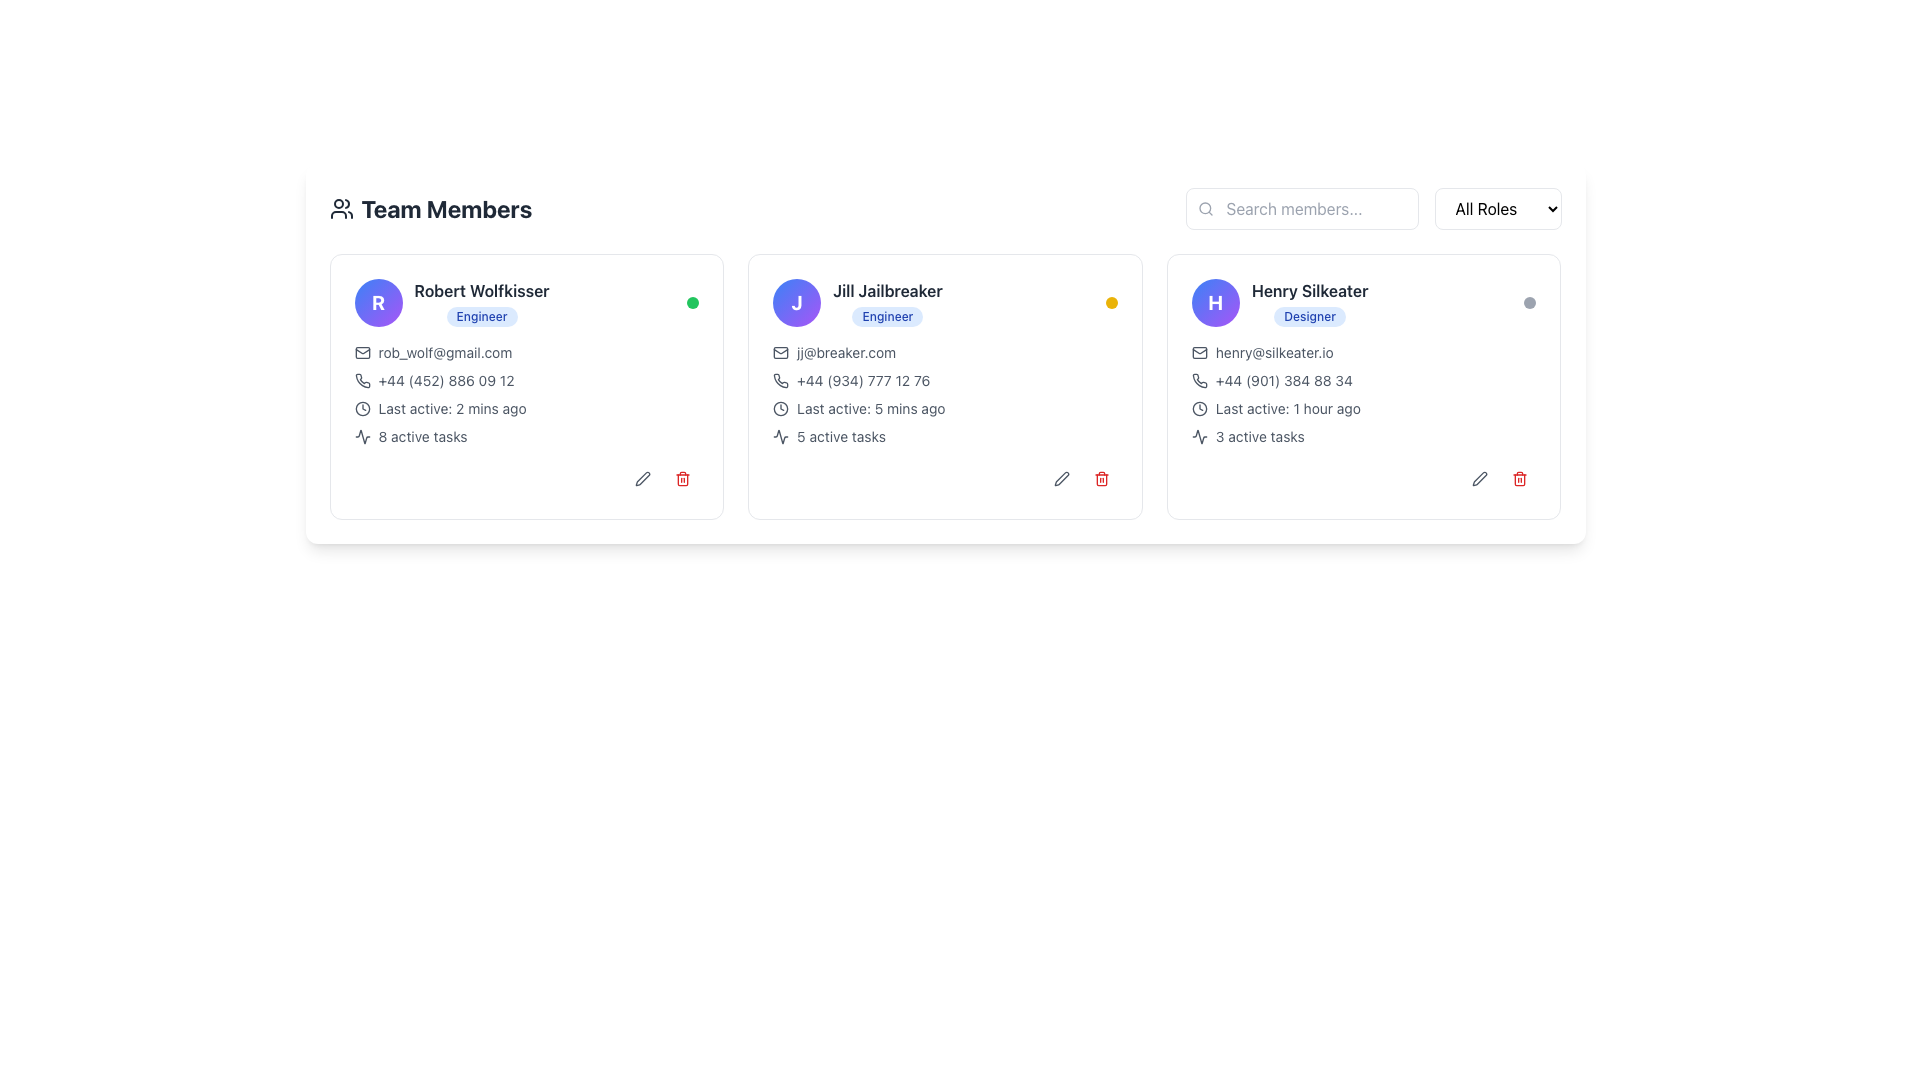  Describe the element at coordinates (643, 478) in the screenshot. I see `the edit icon, which resembles a pen or pencil and is styled in gray` at that location.